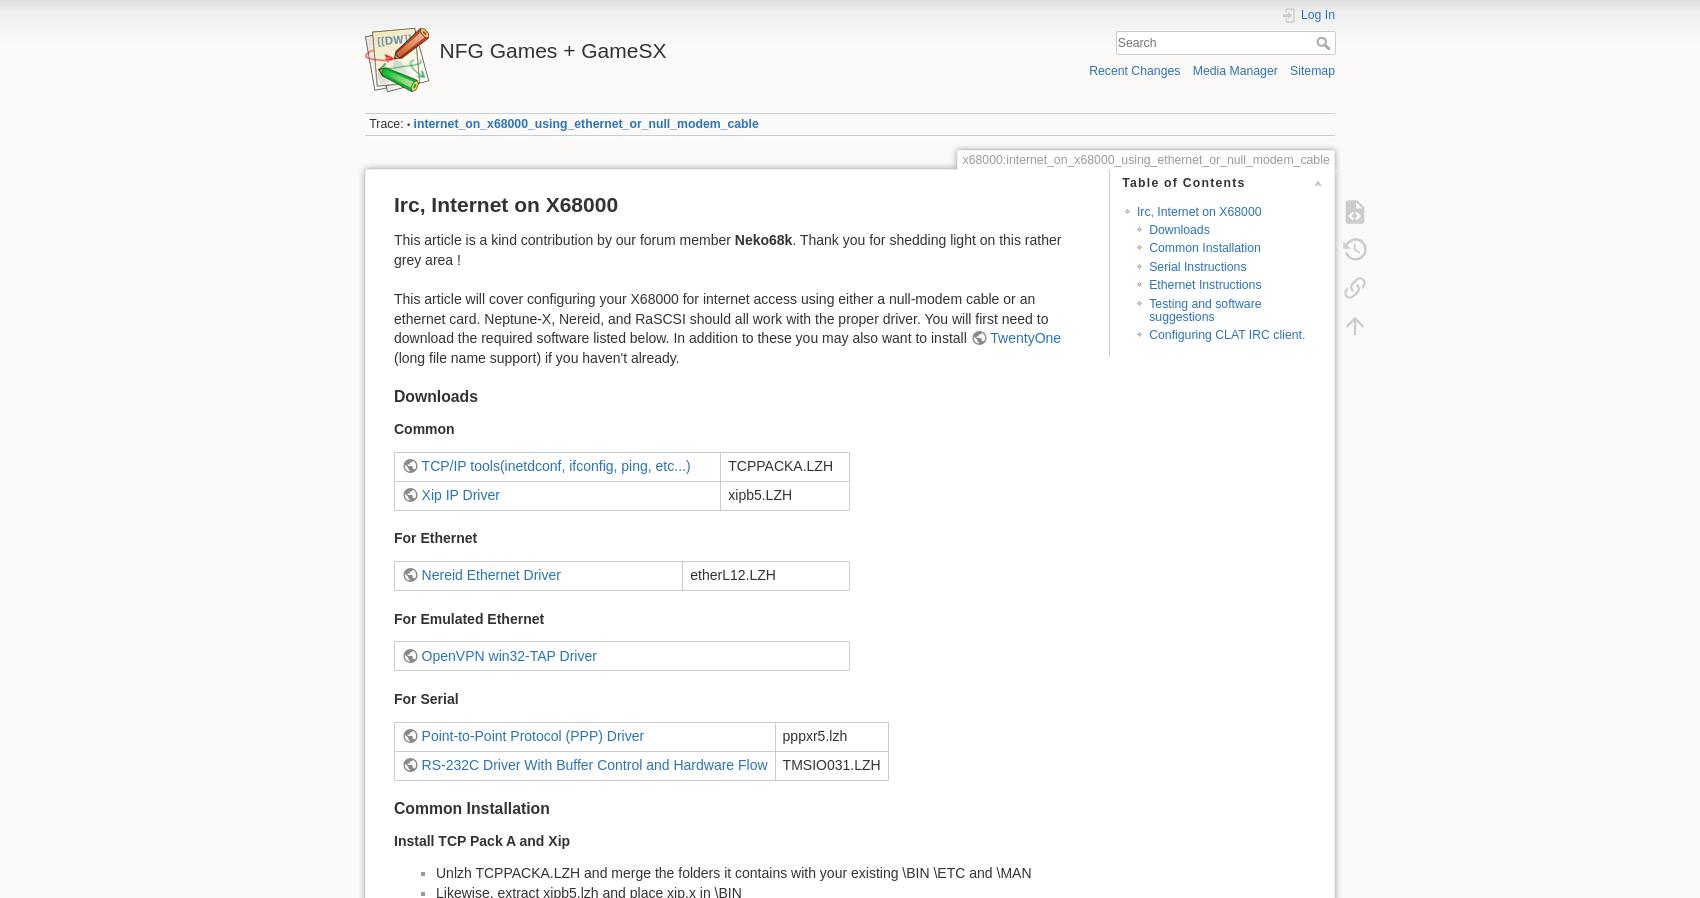 This screenshot has width=1700, height=898. I want to click on 'TCPPACKA.LZH', so click(779, 463).